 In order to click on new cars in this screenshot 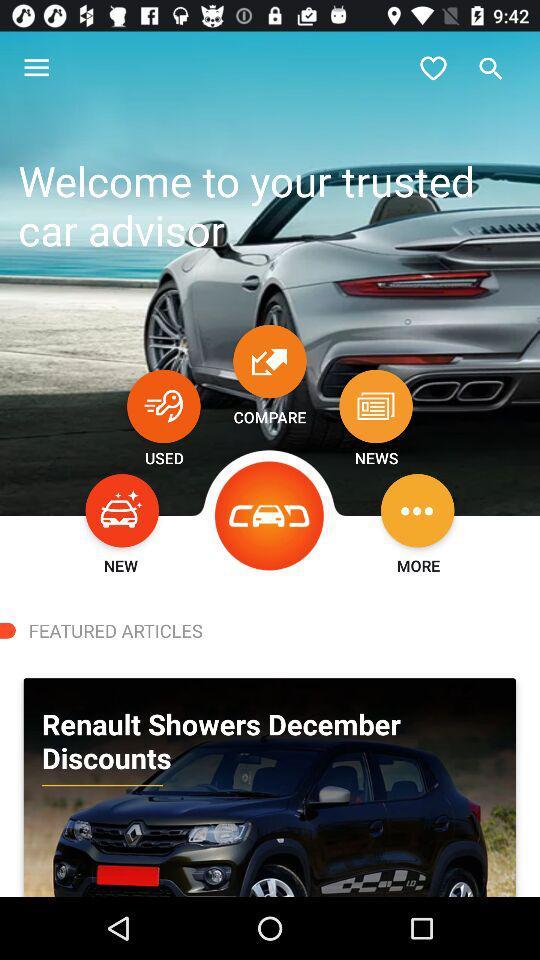, I will do `click(122, 509)`.